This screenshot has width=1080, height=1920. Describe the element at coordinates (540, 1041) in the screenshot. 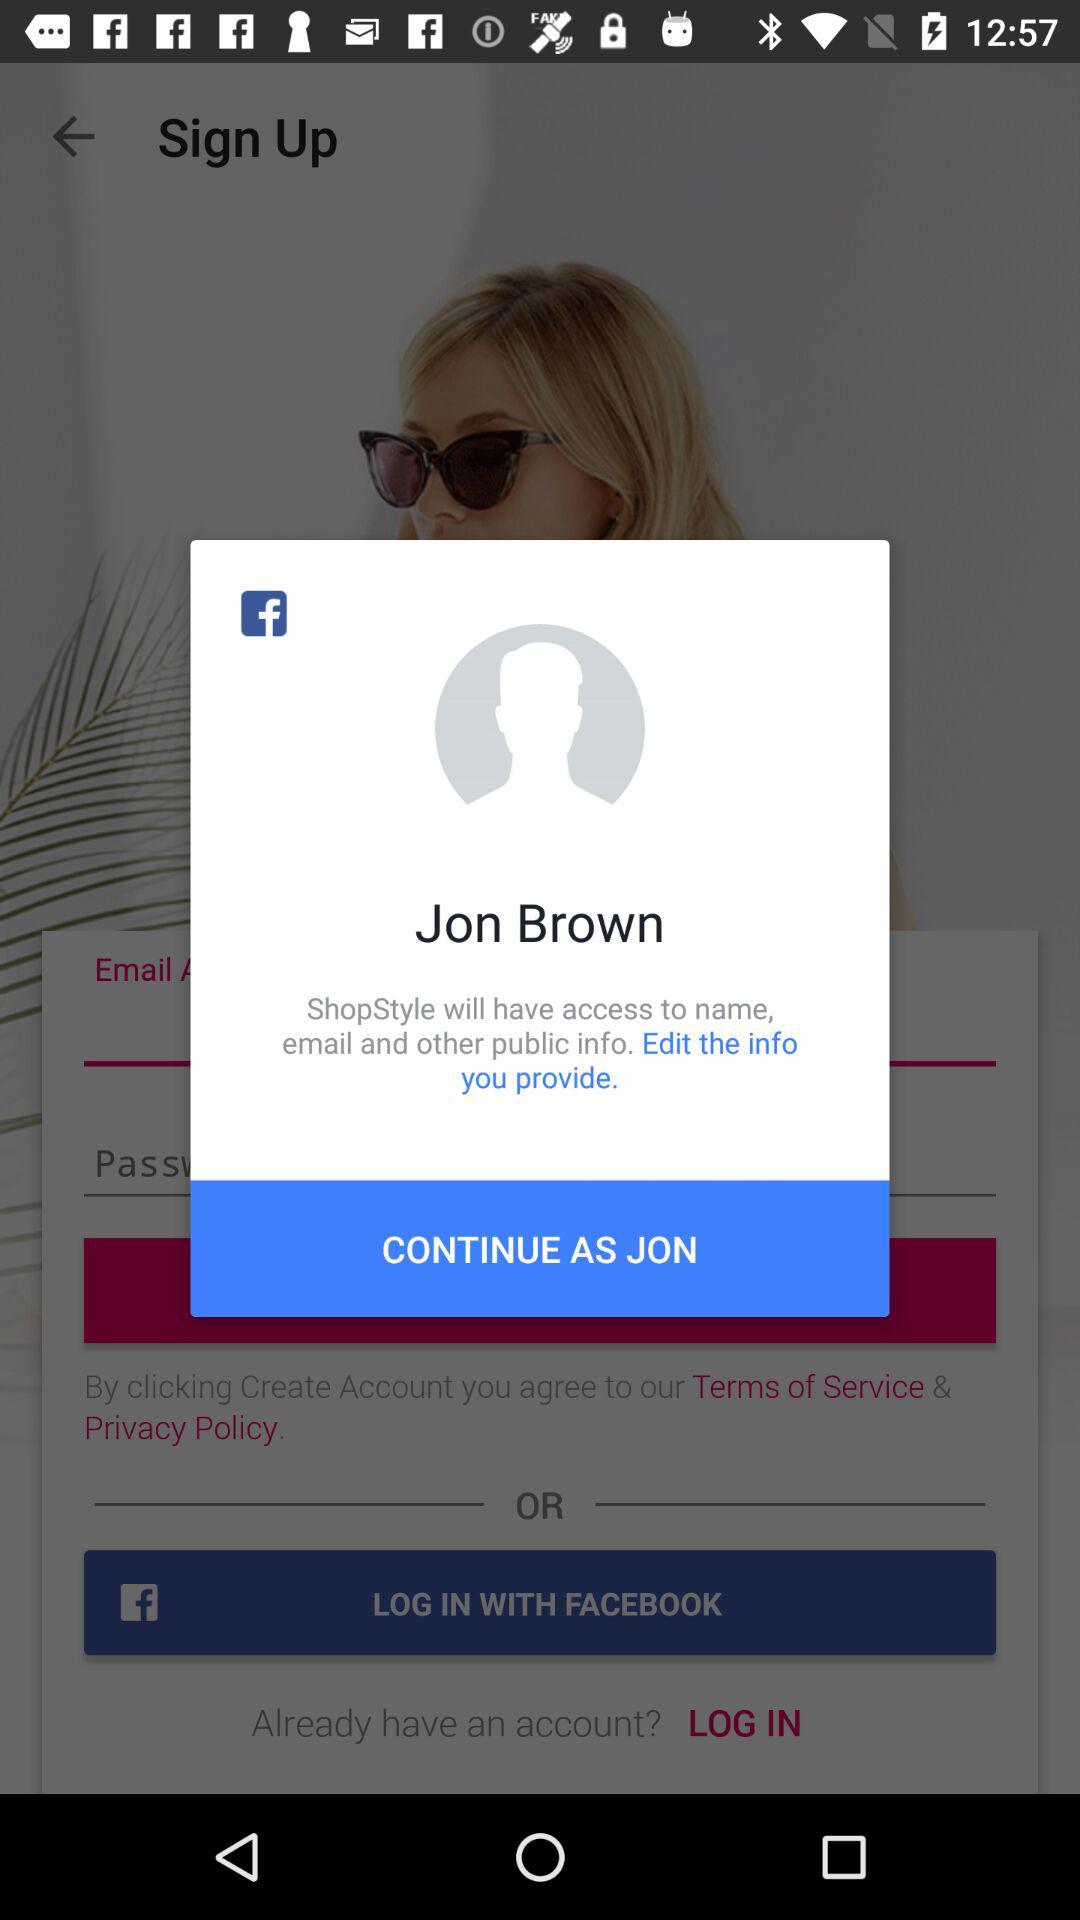

I see `icon above the continue as jon icon` at that location.